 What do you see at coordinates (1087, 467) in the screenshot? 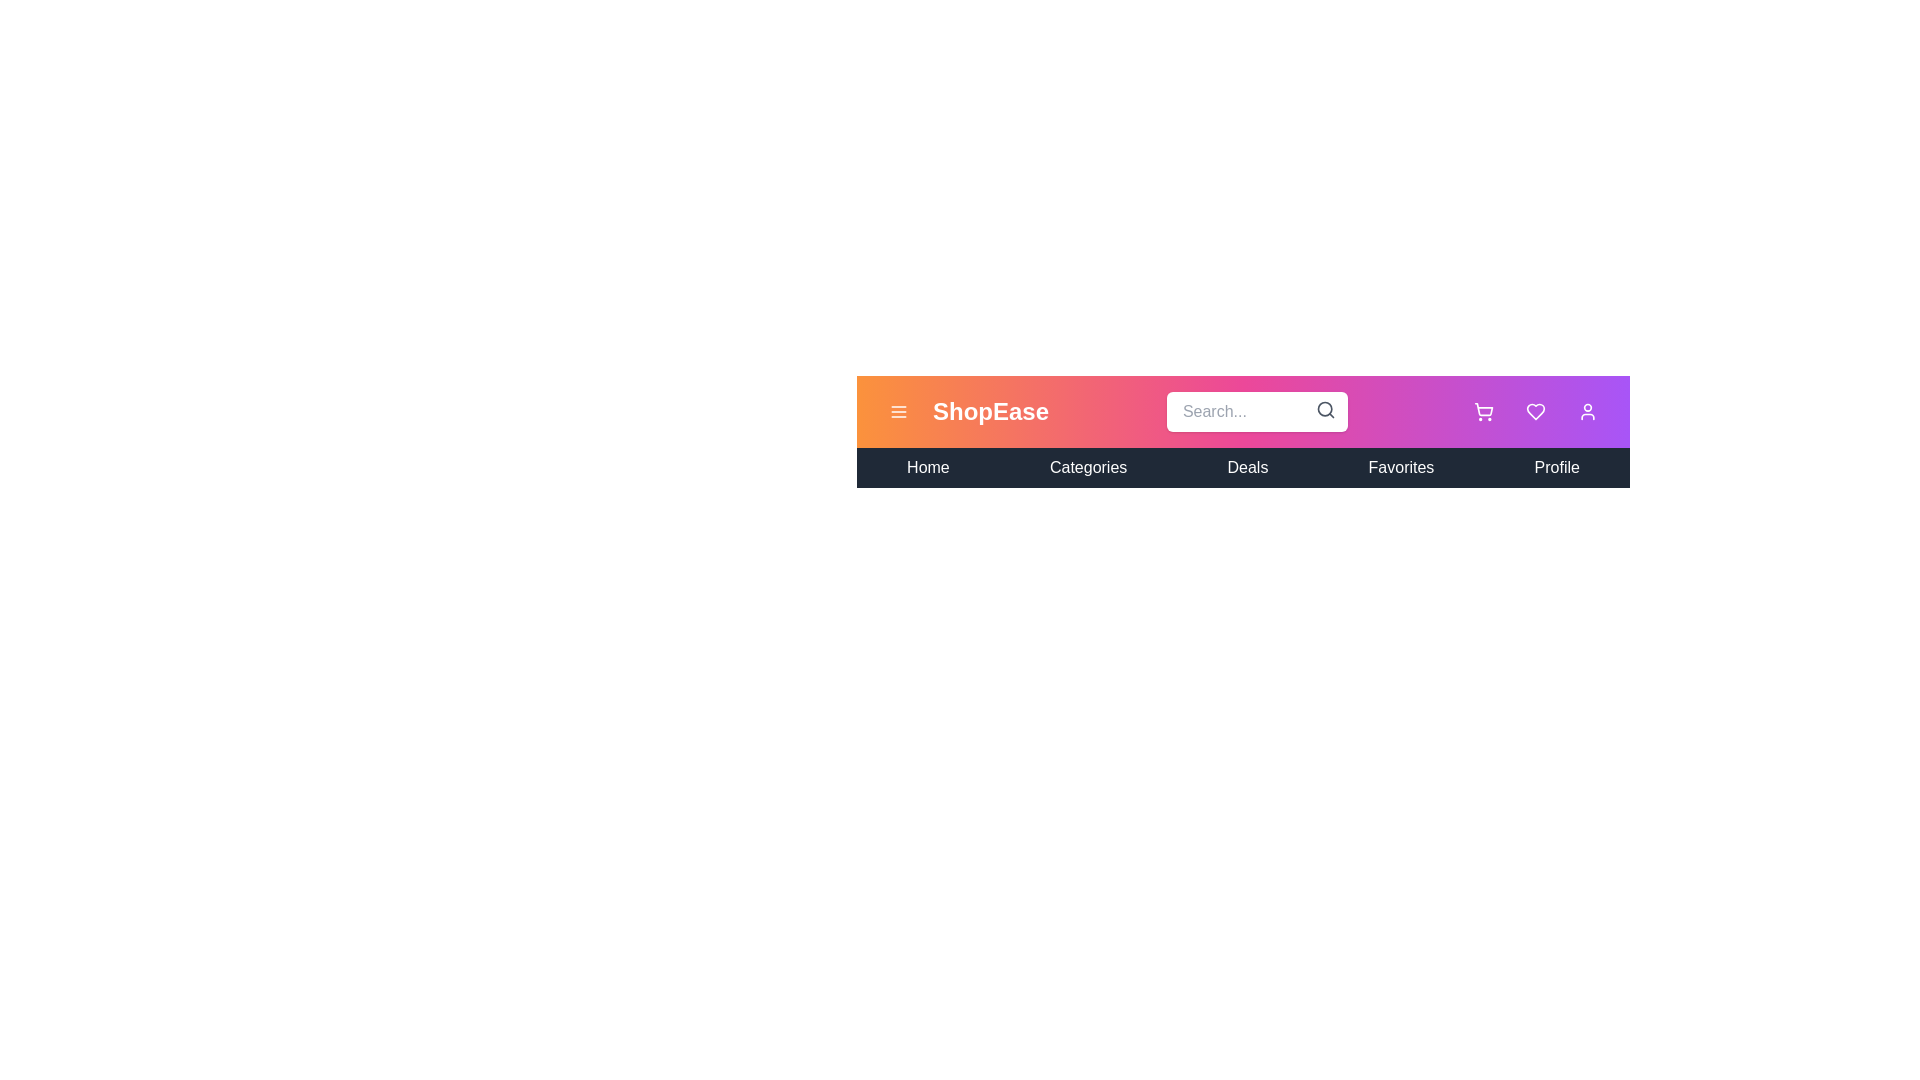
I see `the Categories from the navigation menu` at bounding box center [1087, 467].